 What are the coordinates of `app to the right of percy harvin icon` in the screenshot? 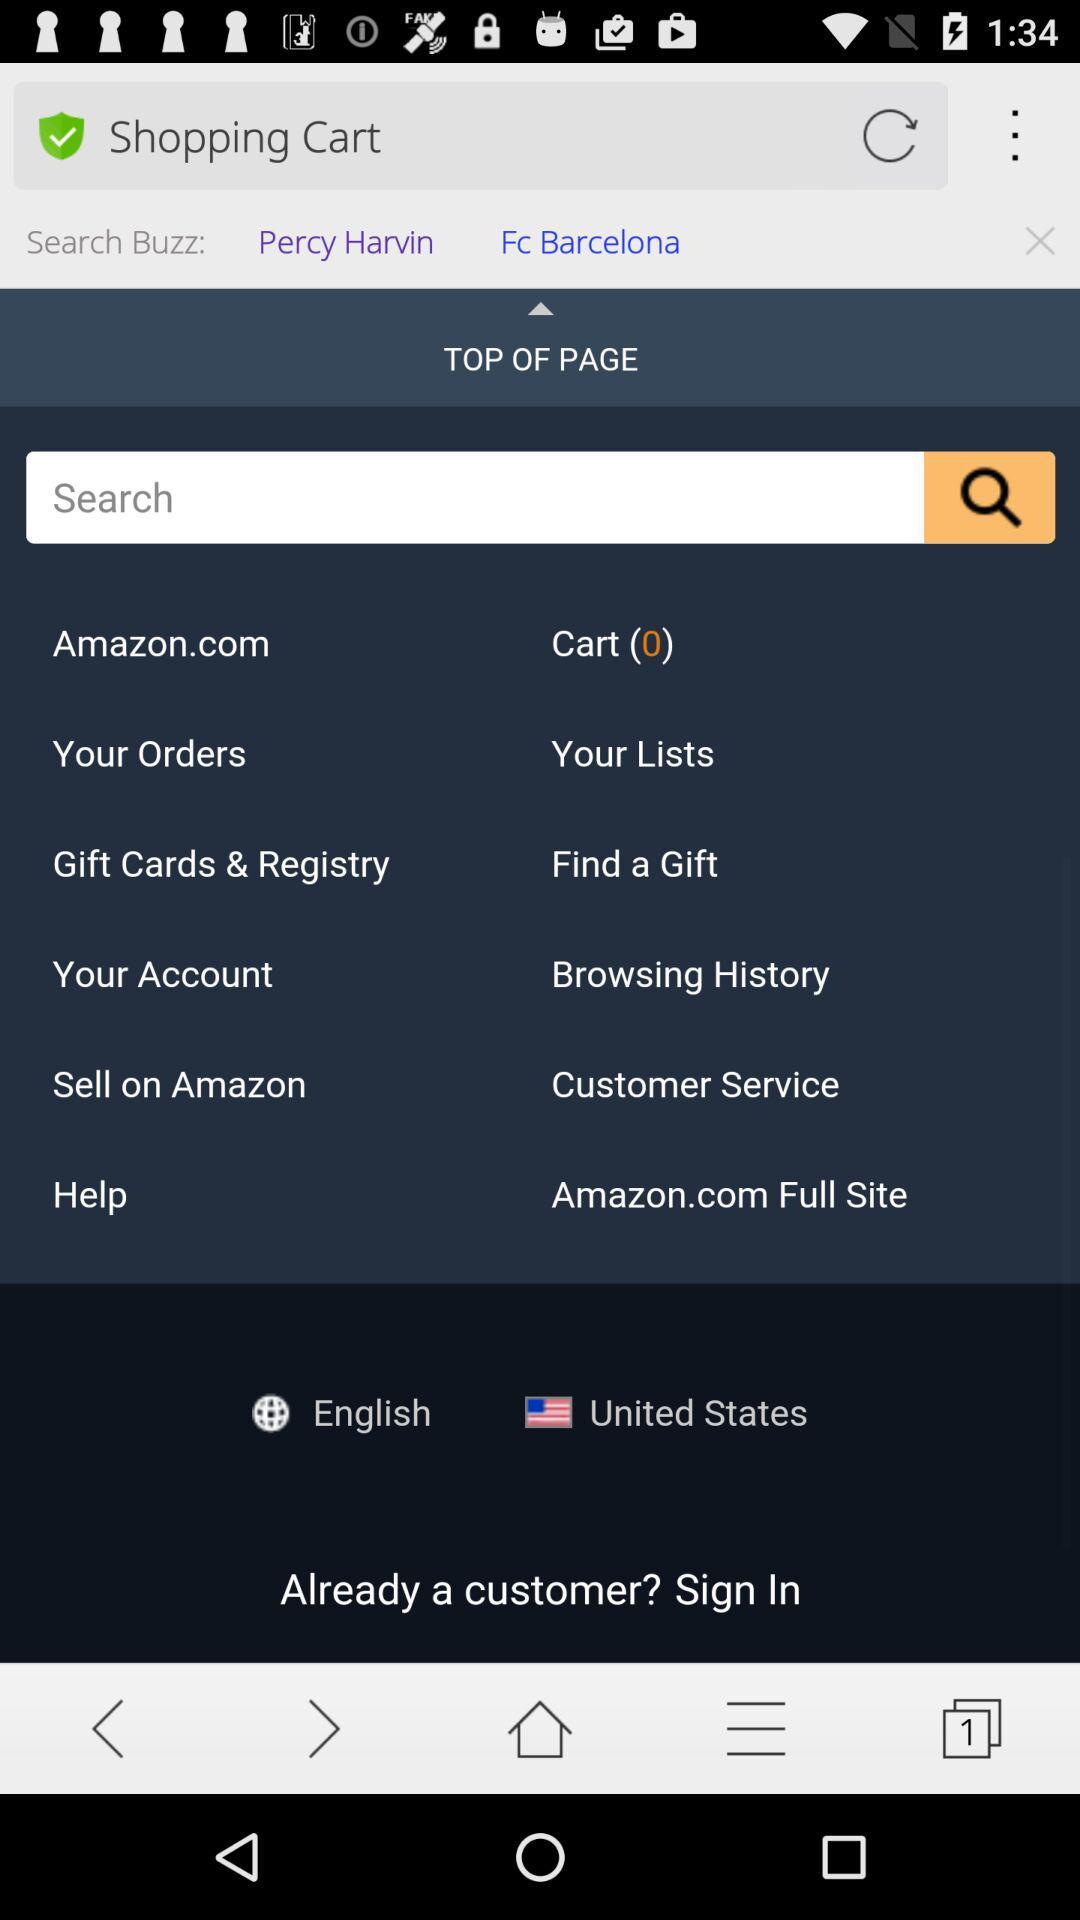 It's located at (596, 246).